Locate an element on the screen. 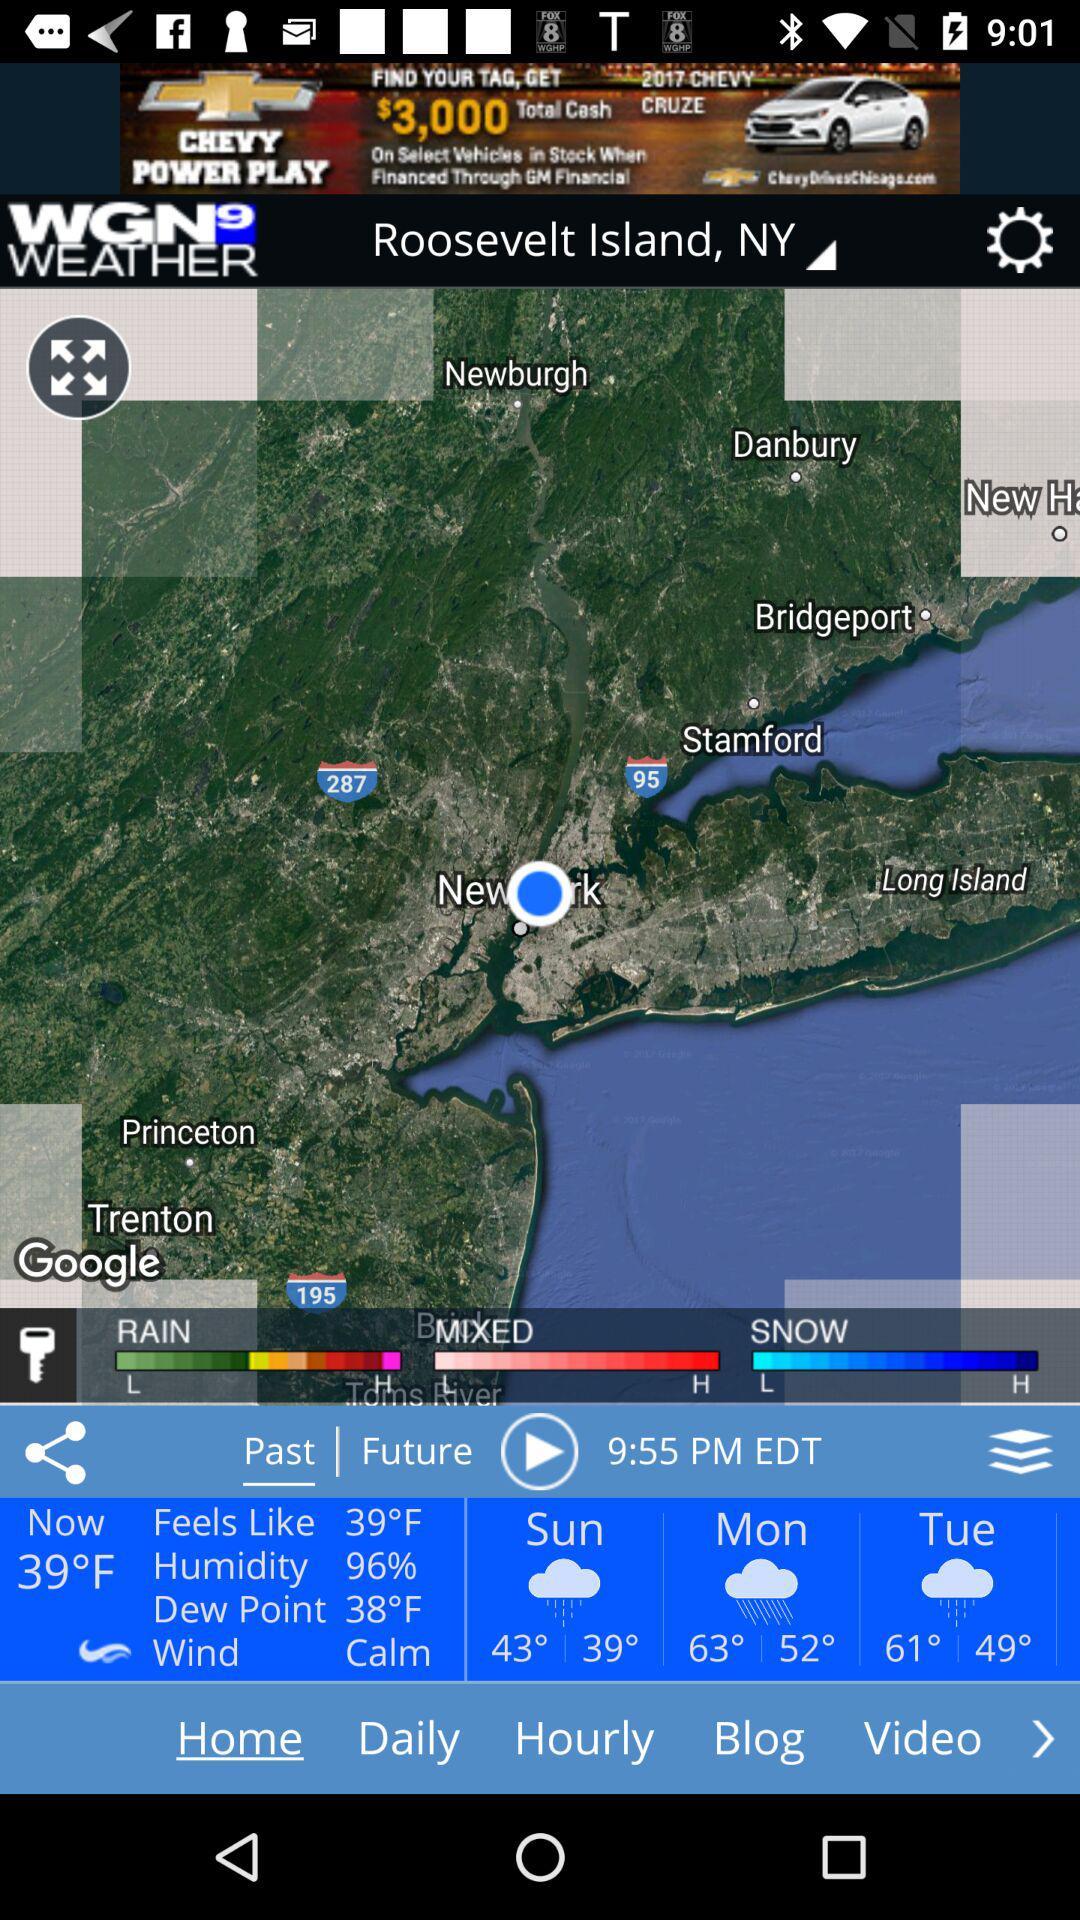 Image resolution: width=1080 pixels, height=1920 pixels. the share icon is located at coordinates (58, 1451).